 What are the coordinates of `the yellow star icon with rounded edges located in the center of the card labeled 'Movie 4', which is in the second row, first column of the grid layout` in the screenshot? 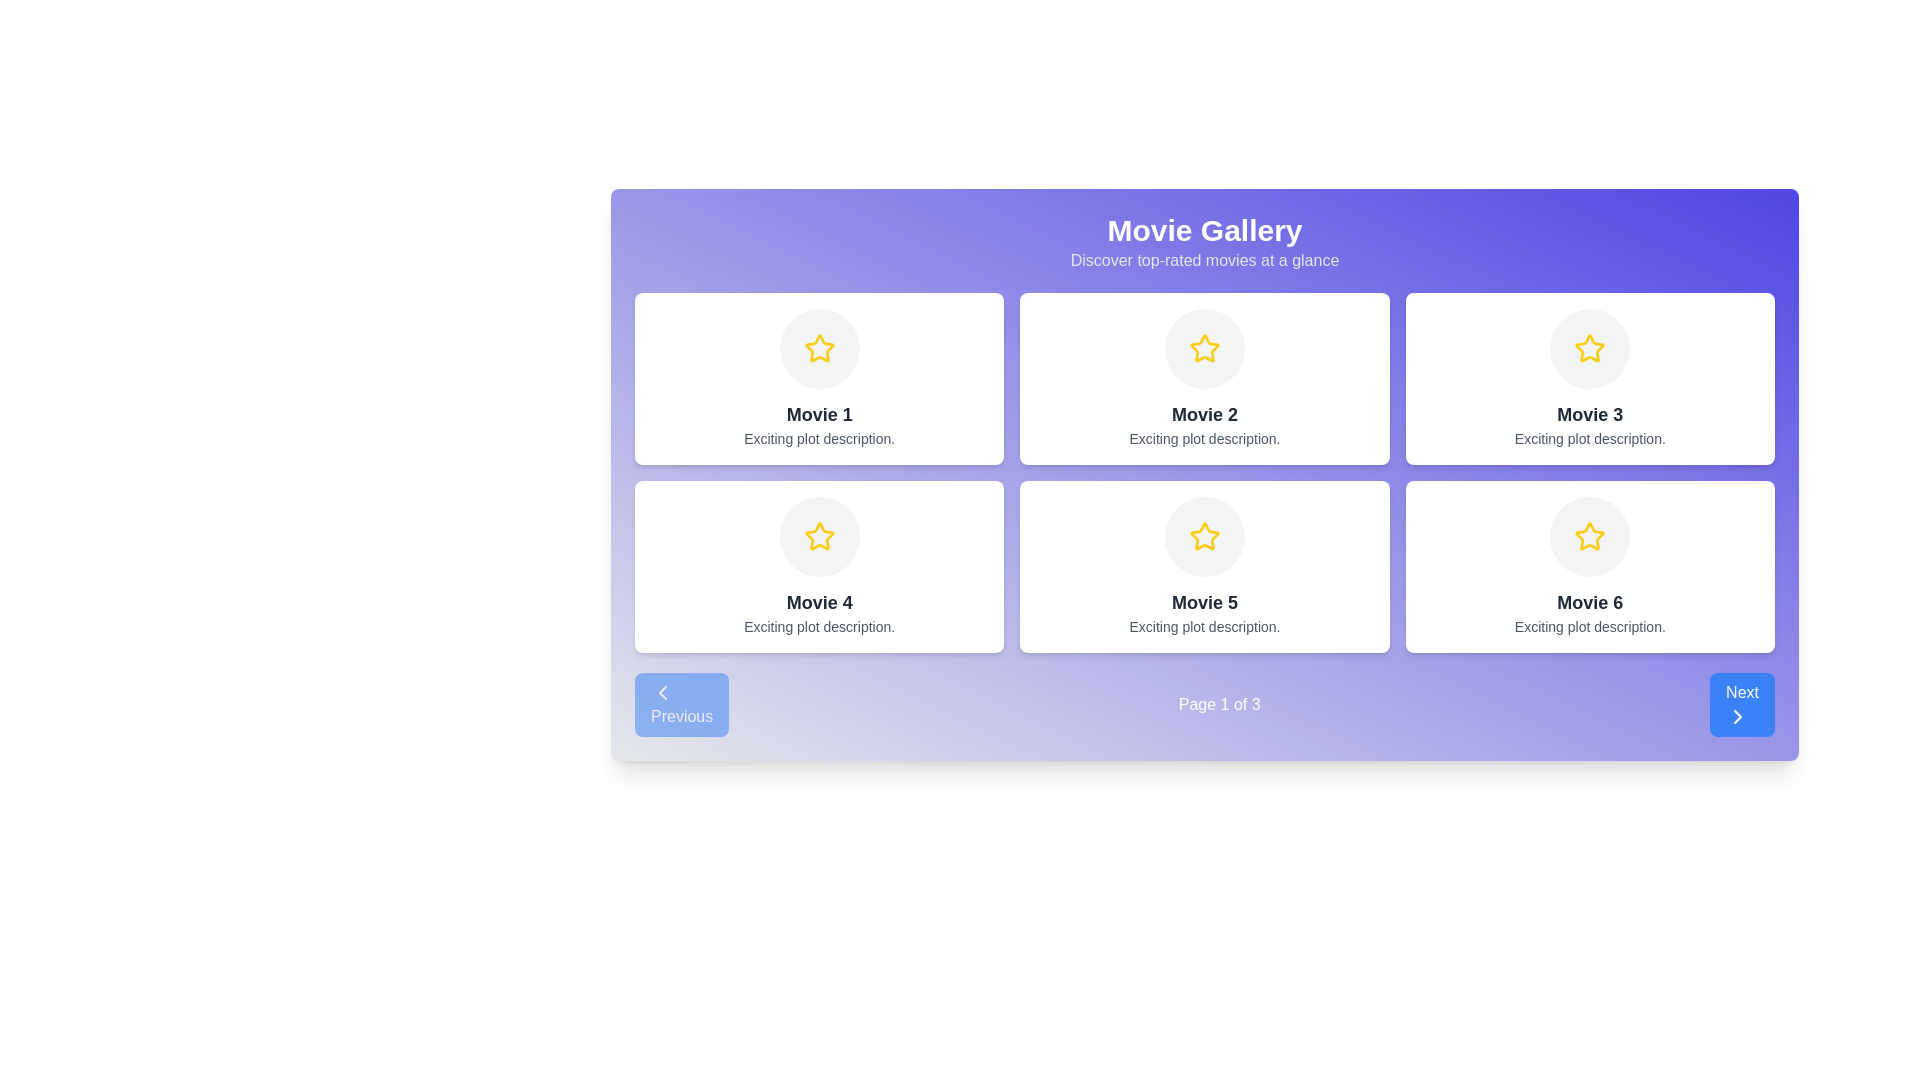 It's located at (819, 535).